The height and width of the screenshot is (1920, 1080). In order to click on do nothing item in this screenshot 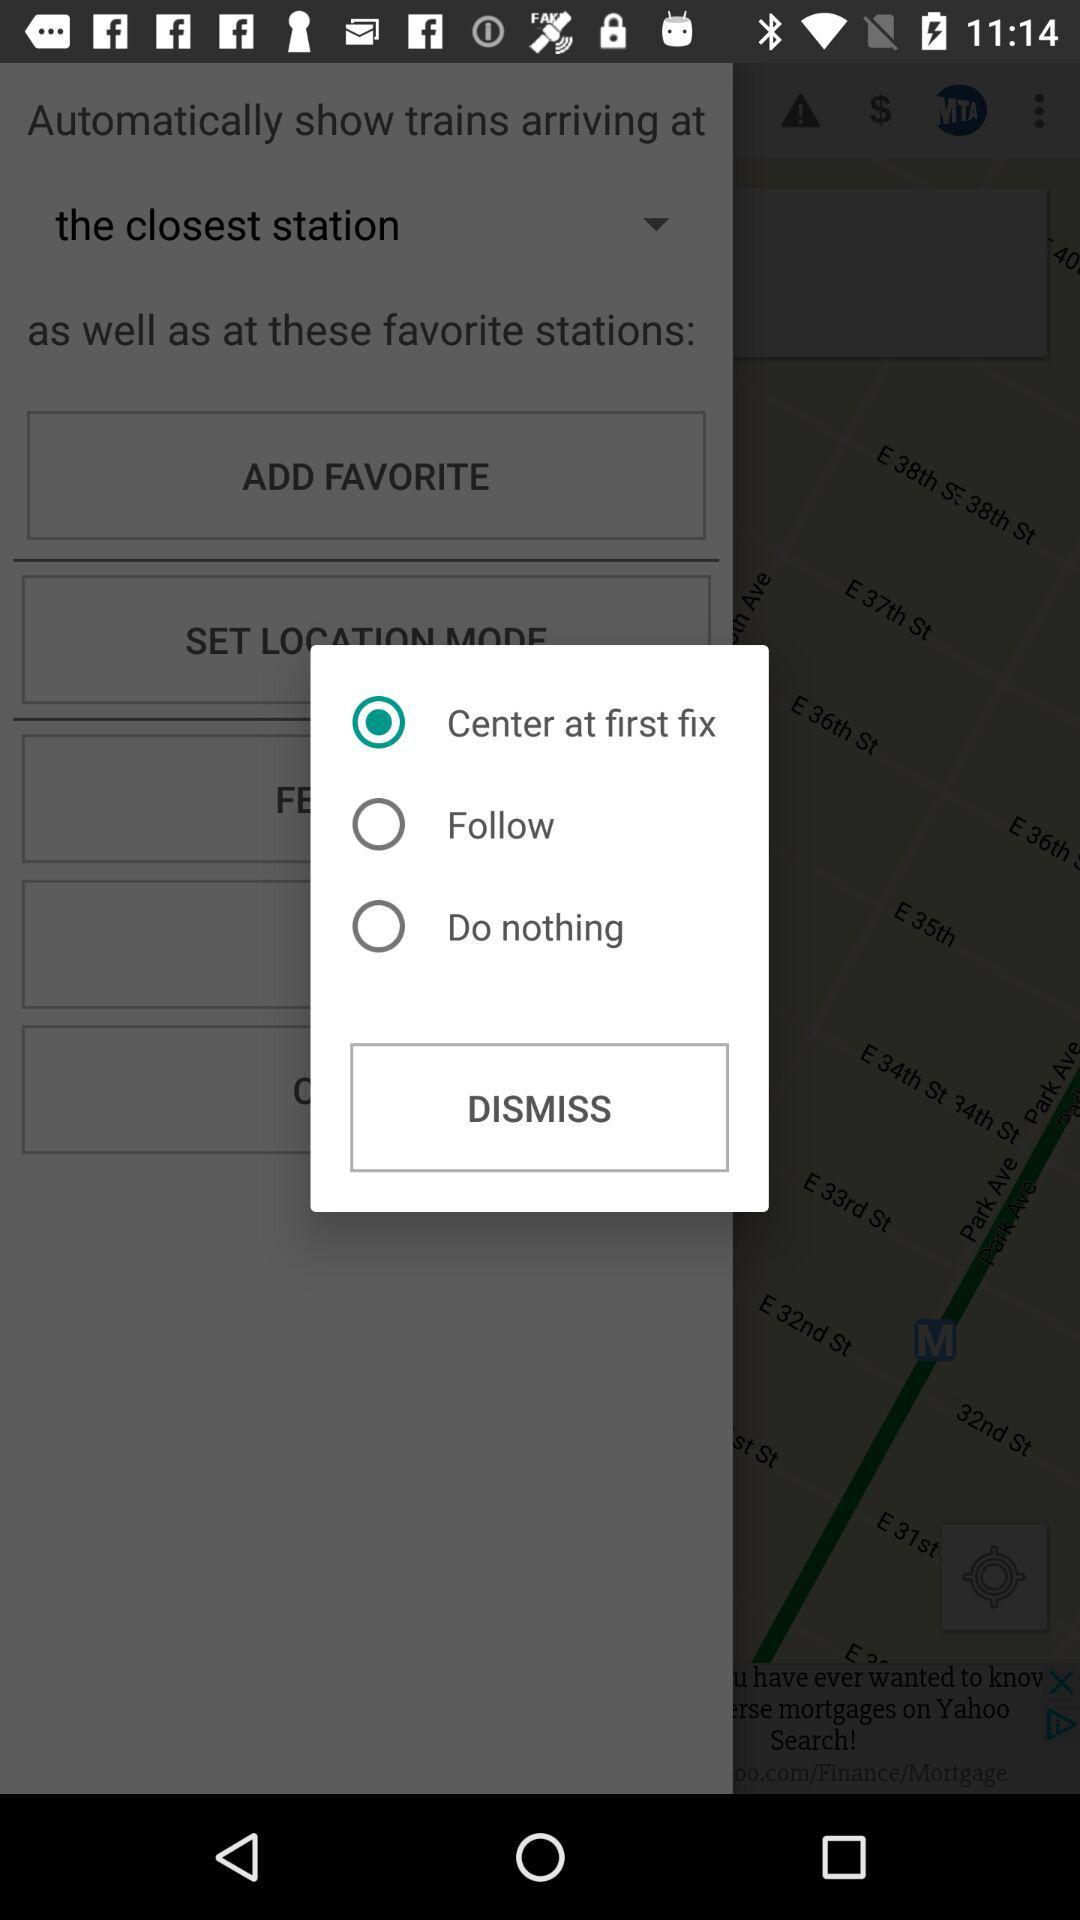, I will do `click(493, 925)`.